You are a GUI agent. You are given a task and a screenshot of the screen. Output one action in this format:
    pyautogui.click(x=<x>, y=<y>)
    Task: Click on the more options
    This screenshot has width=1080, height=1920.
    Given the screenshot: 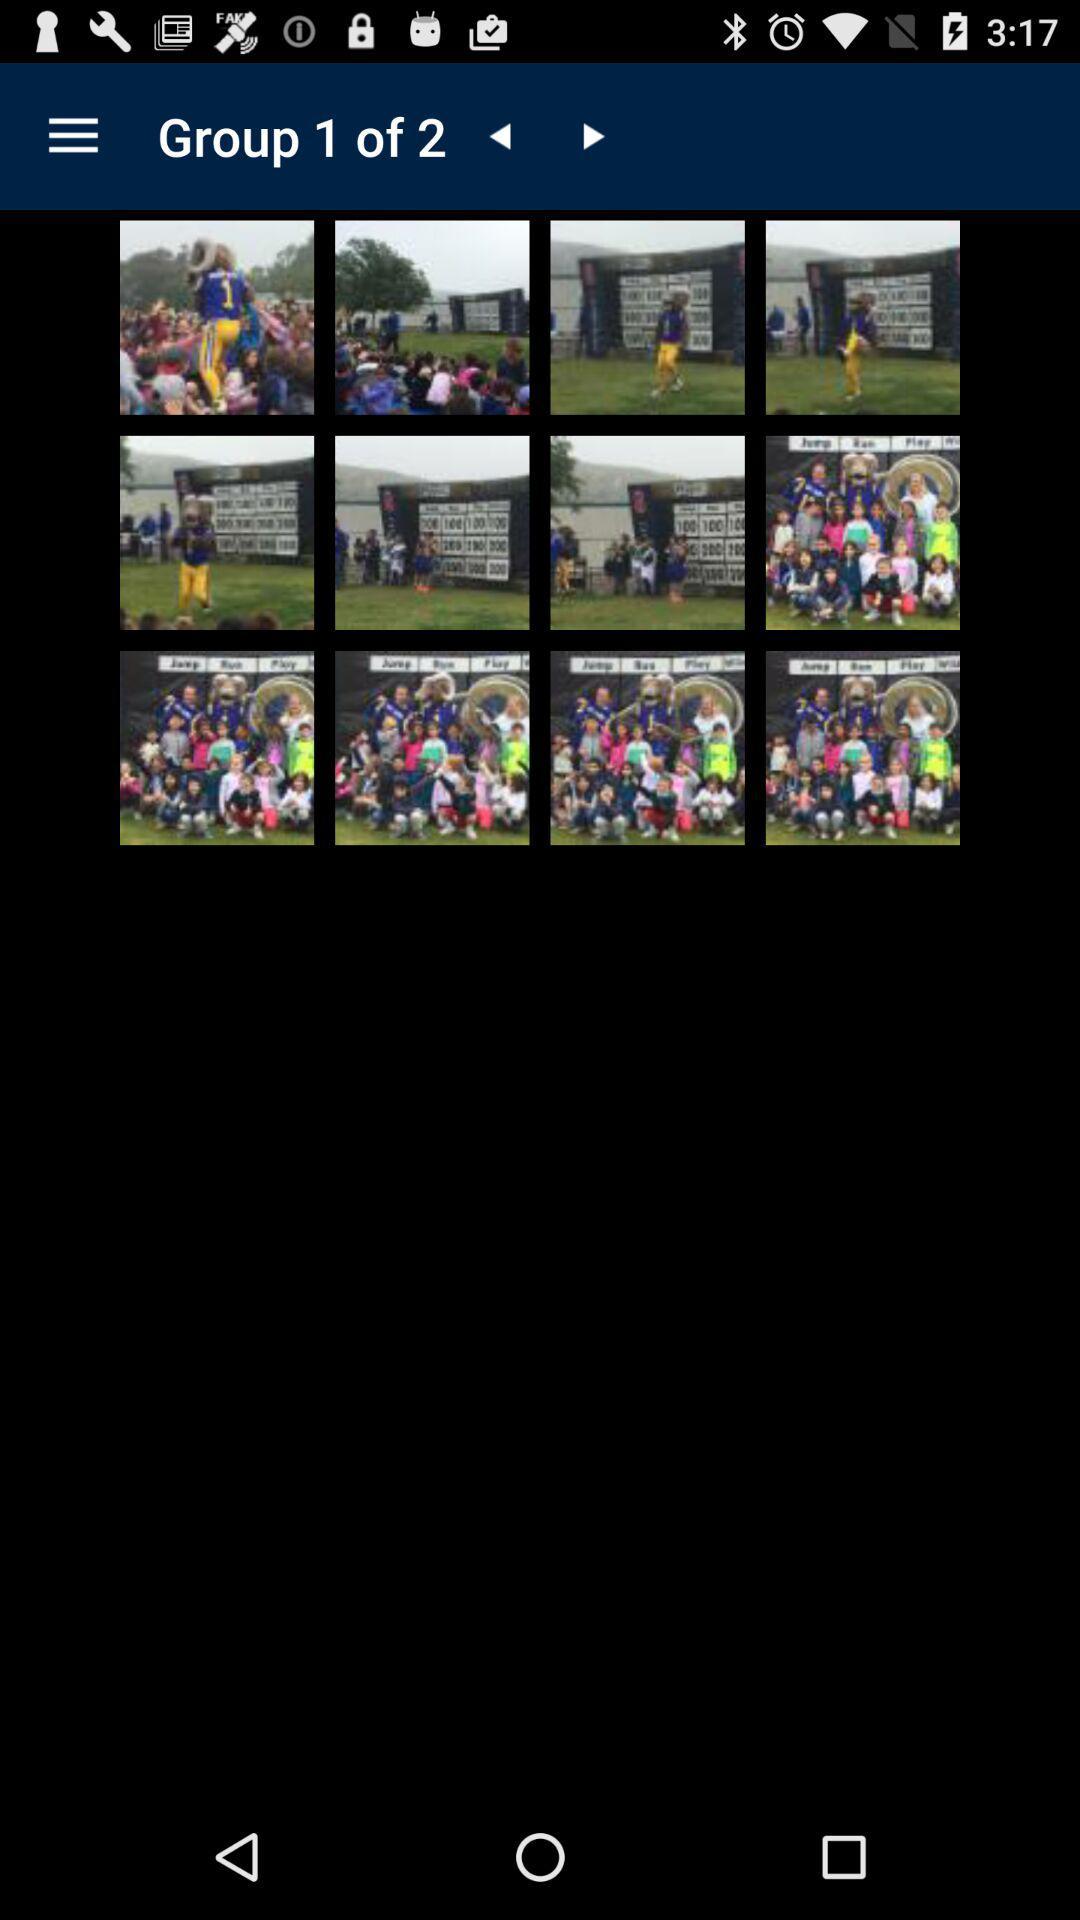 What is the action you would take?
    pyautogui.click(x=72, y=135)
    